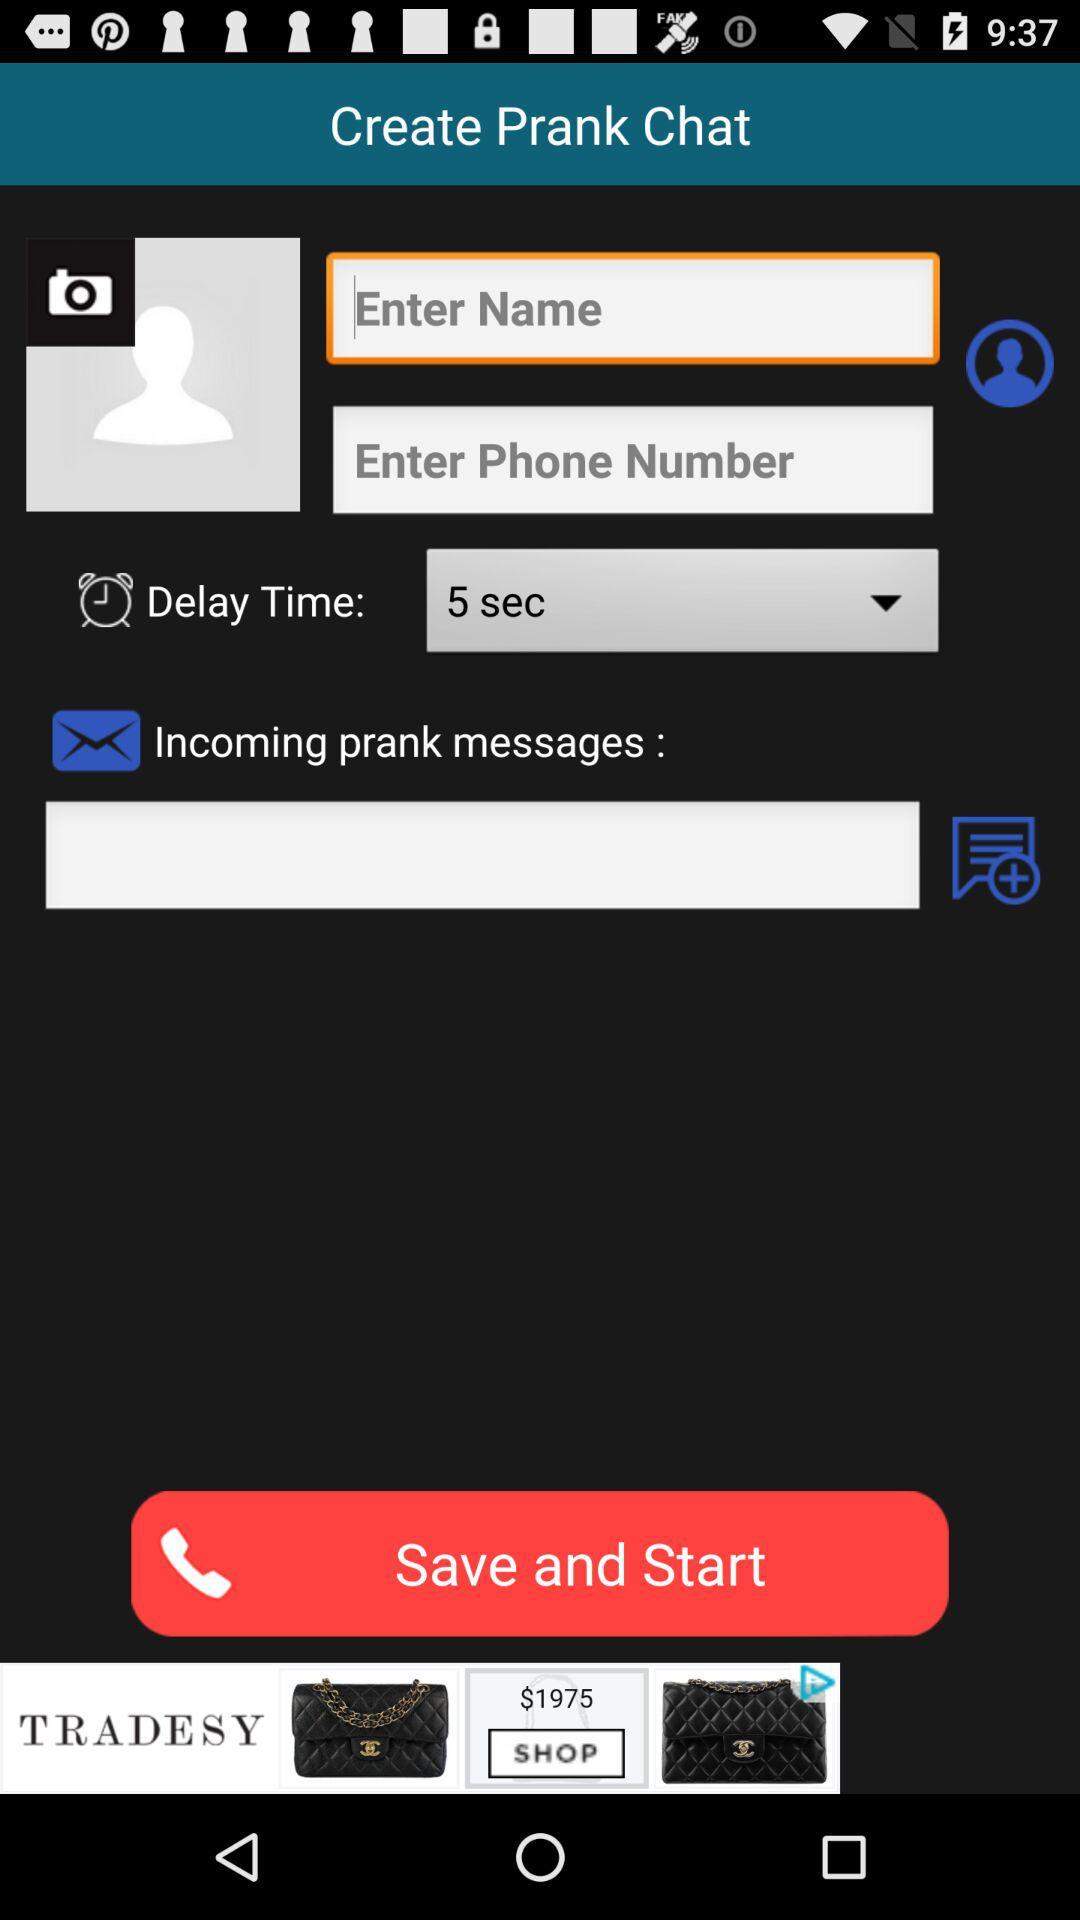 The width and height of the screenshot is (1080, 1920). What do you see at coordinates (1009, 363) in the screenshot?
I see `contact profile option` at bounding box center [1009, 363].